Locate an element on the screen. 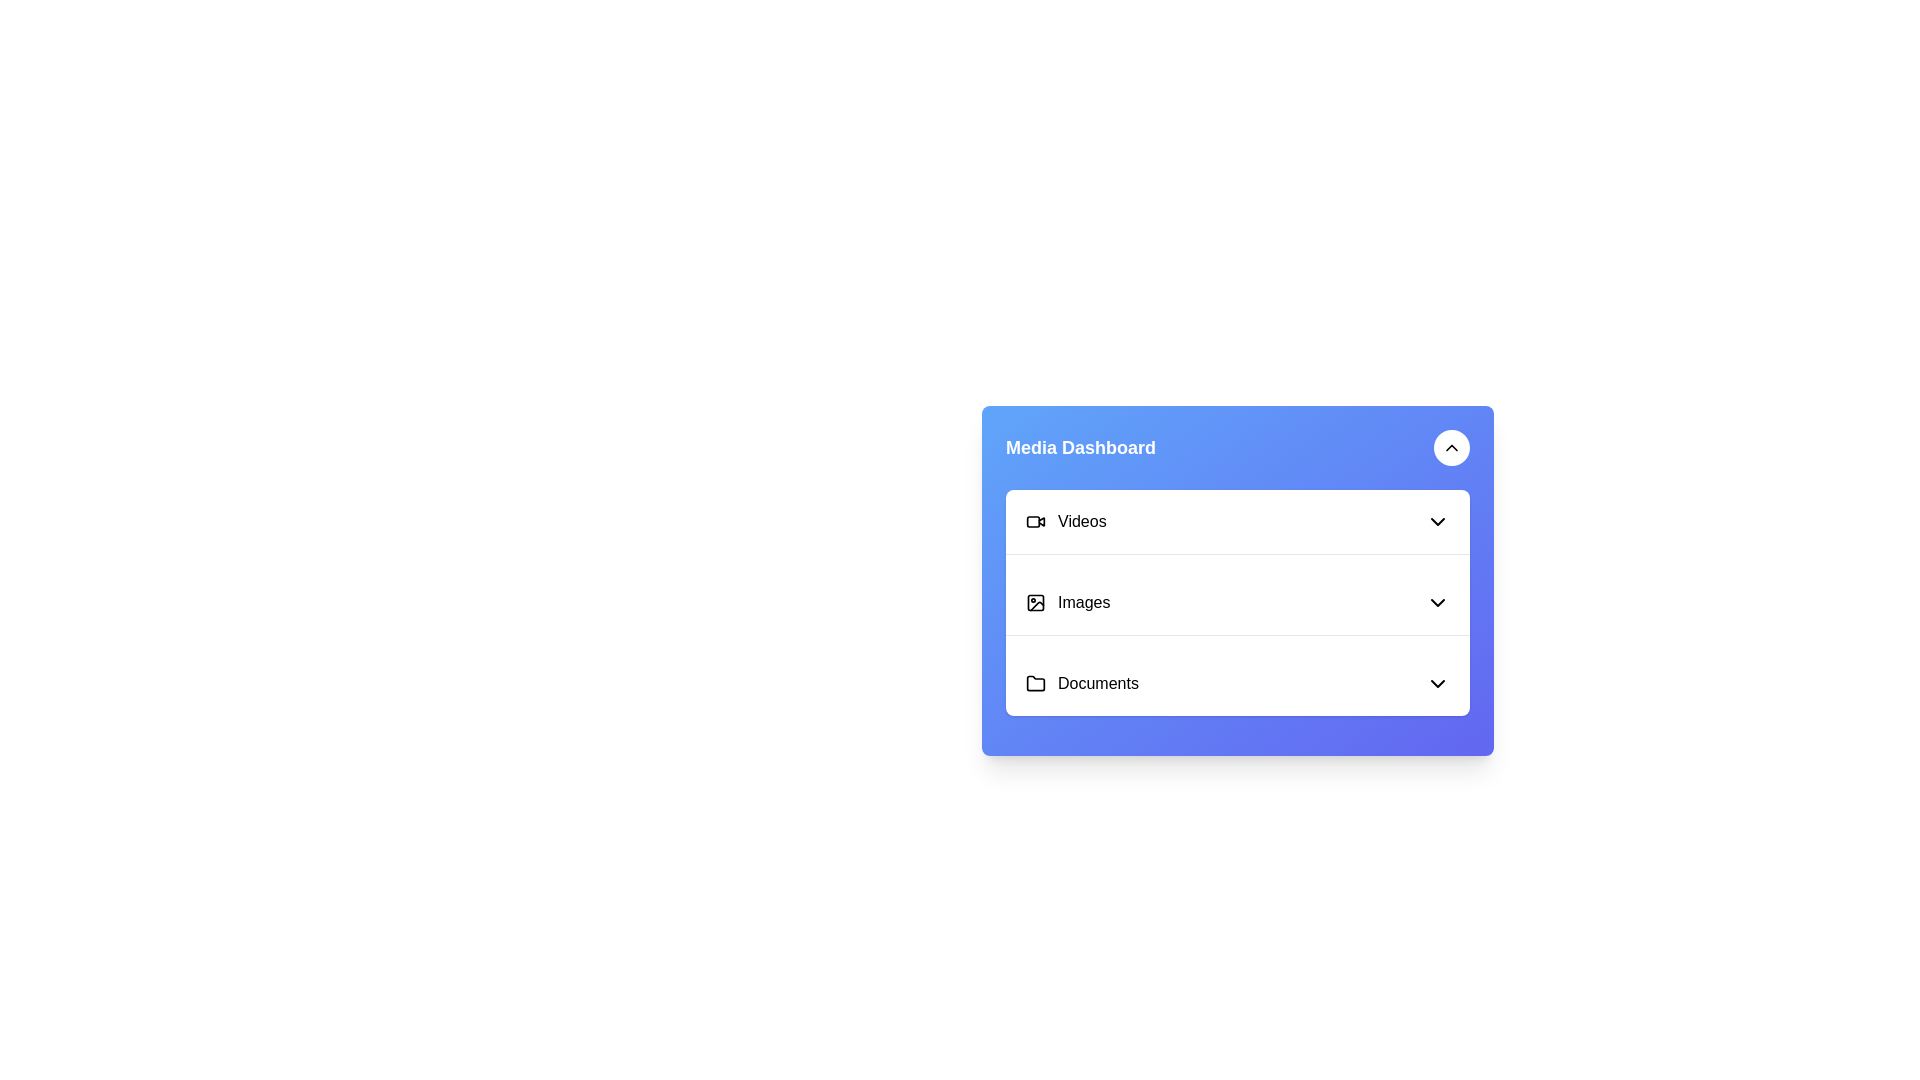 The width and height of the screenshot is (1920, 1080). the circular button with a white background and black border, featuring an upward-pointing chevron icon, located at the top-right corner of the 'Media Dashboard' interface is located at coordinates (1451, 446).